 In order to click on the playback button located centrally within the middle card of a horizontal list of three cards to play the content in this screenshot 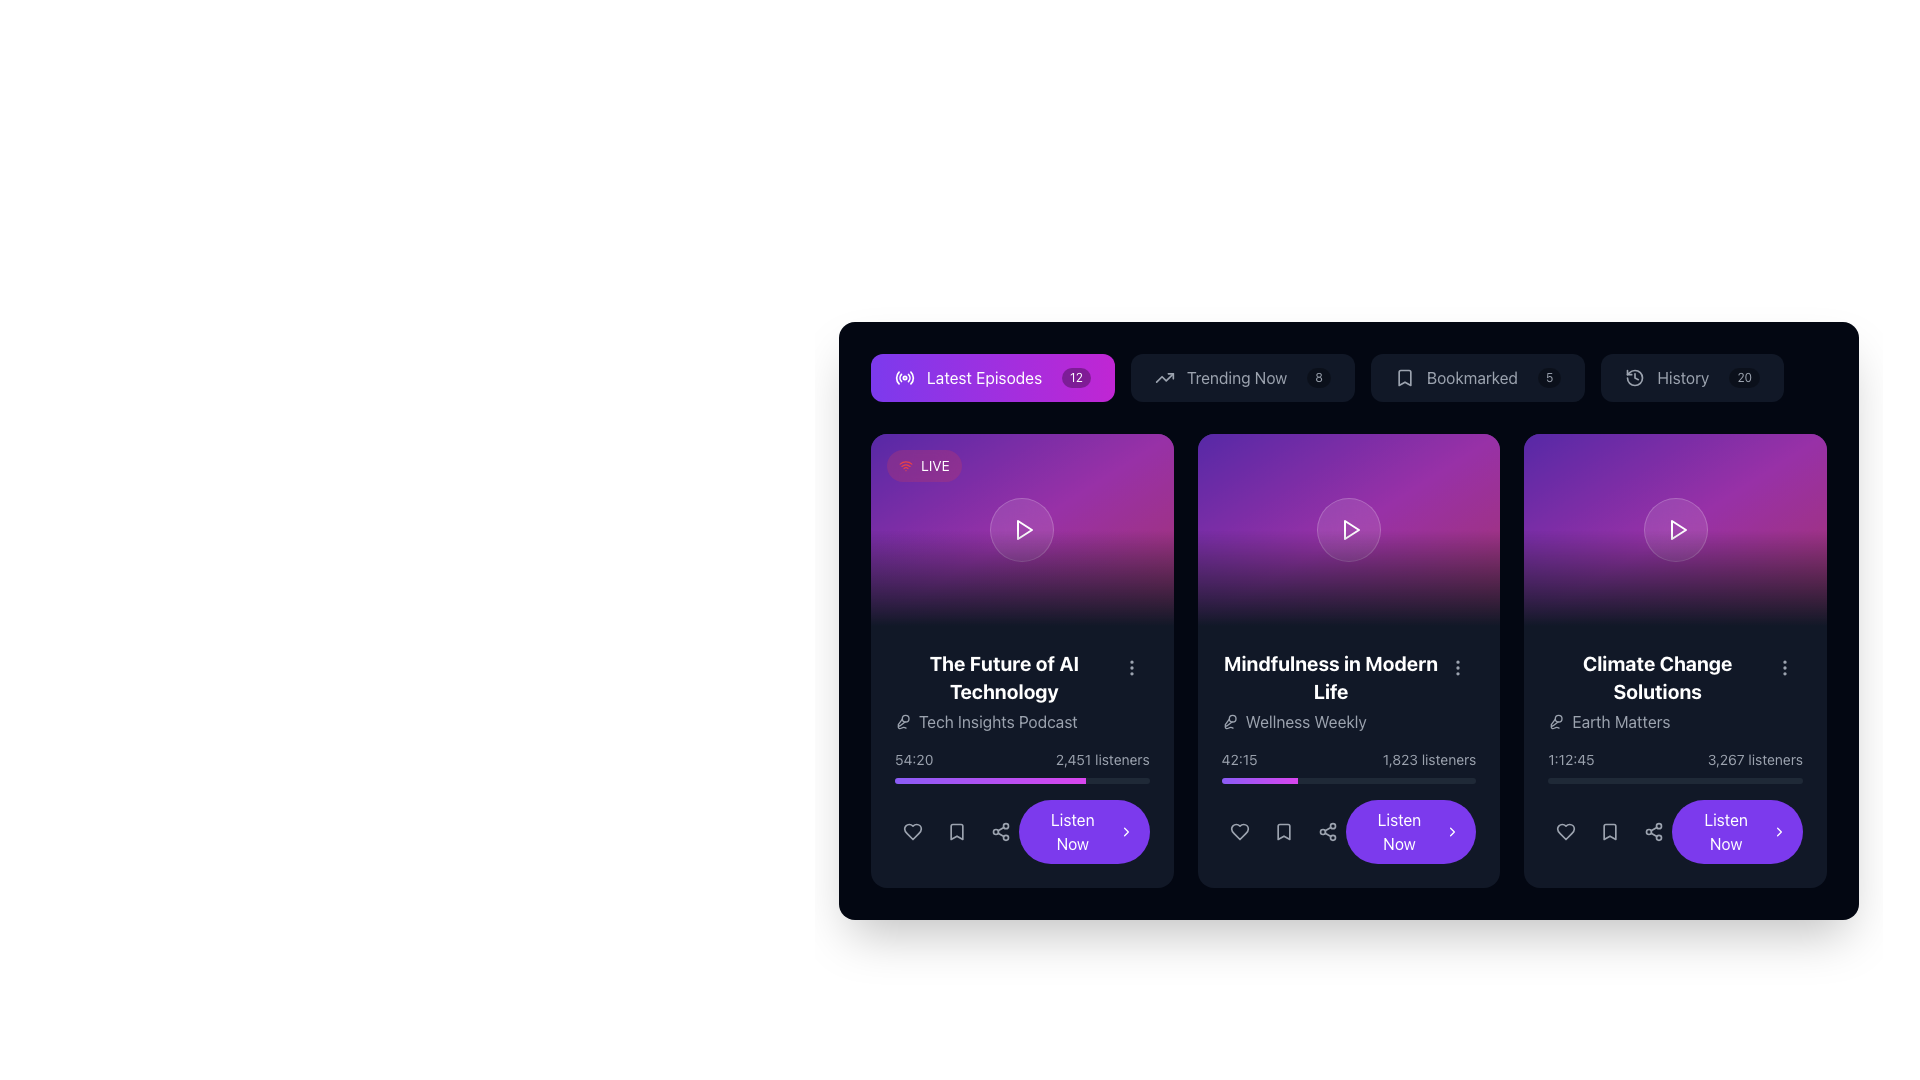, I will do `click(1348, 528)`.